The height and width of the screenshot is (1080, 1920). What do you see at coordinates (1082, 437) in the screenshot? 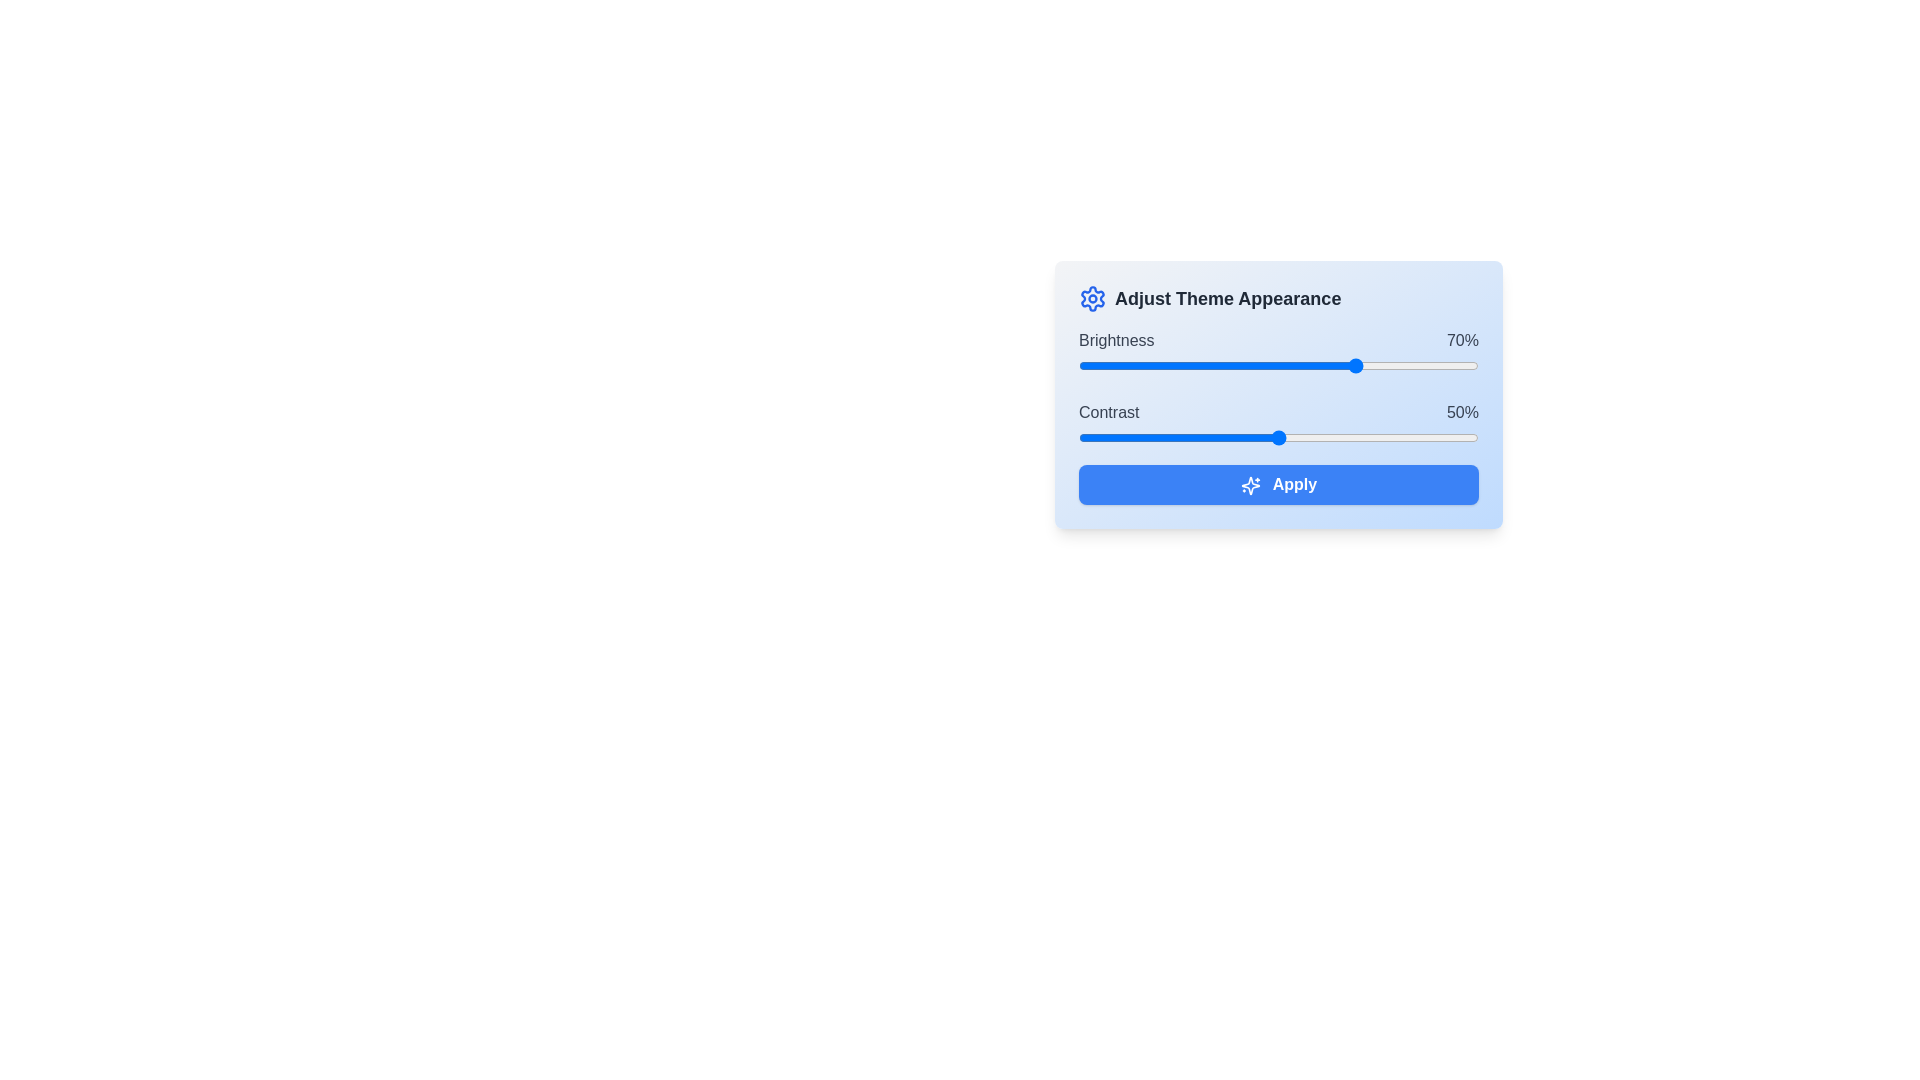
I see `the contrast slider to 1%` at bounding box center [1082, 437].